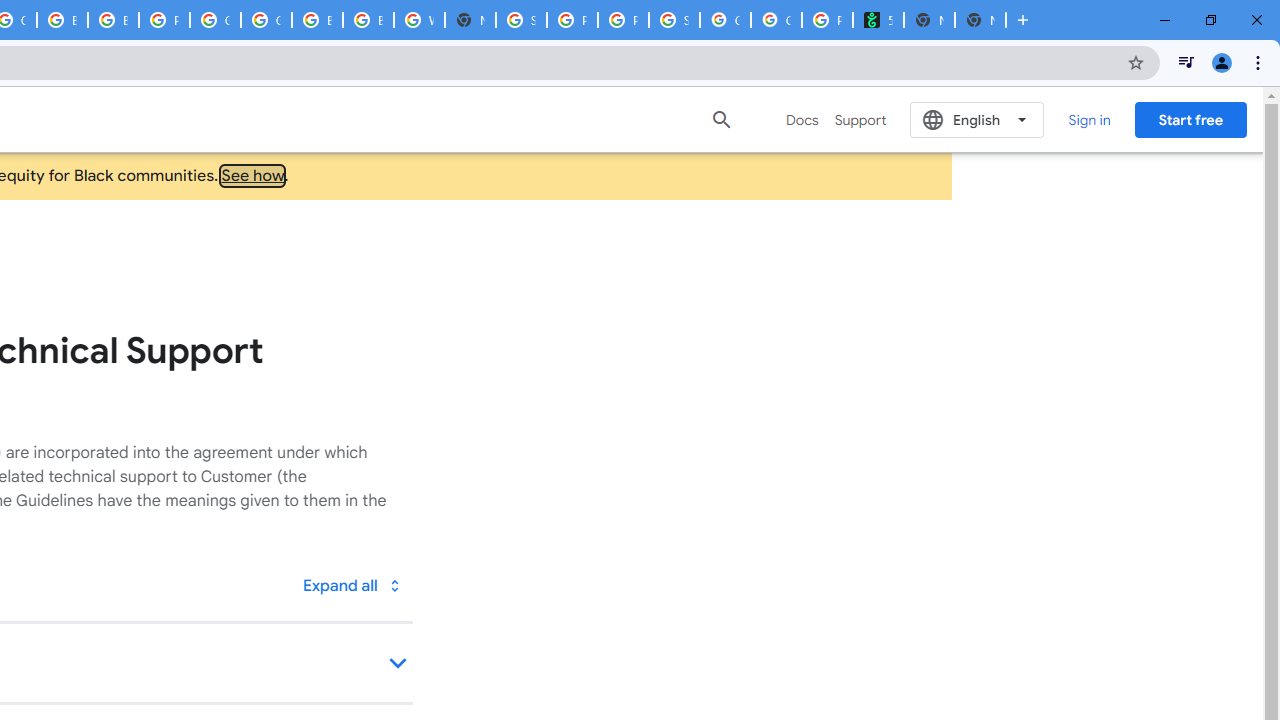 The image size is (1280, 720). Describe the element at coordinates (368, 20) in the screenshot. I see `'Browse Chrome as a guest - Computer - Google Chrome Help'` at that location.